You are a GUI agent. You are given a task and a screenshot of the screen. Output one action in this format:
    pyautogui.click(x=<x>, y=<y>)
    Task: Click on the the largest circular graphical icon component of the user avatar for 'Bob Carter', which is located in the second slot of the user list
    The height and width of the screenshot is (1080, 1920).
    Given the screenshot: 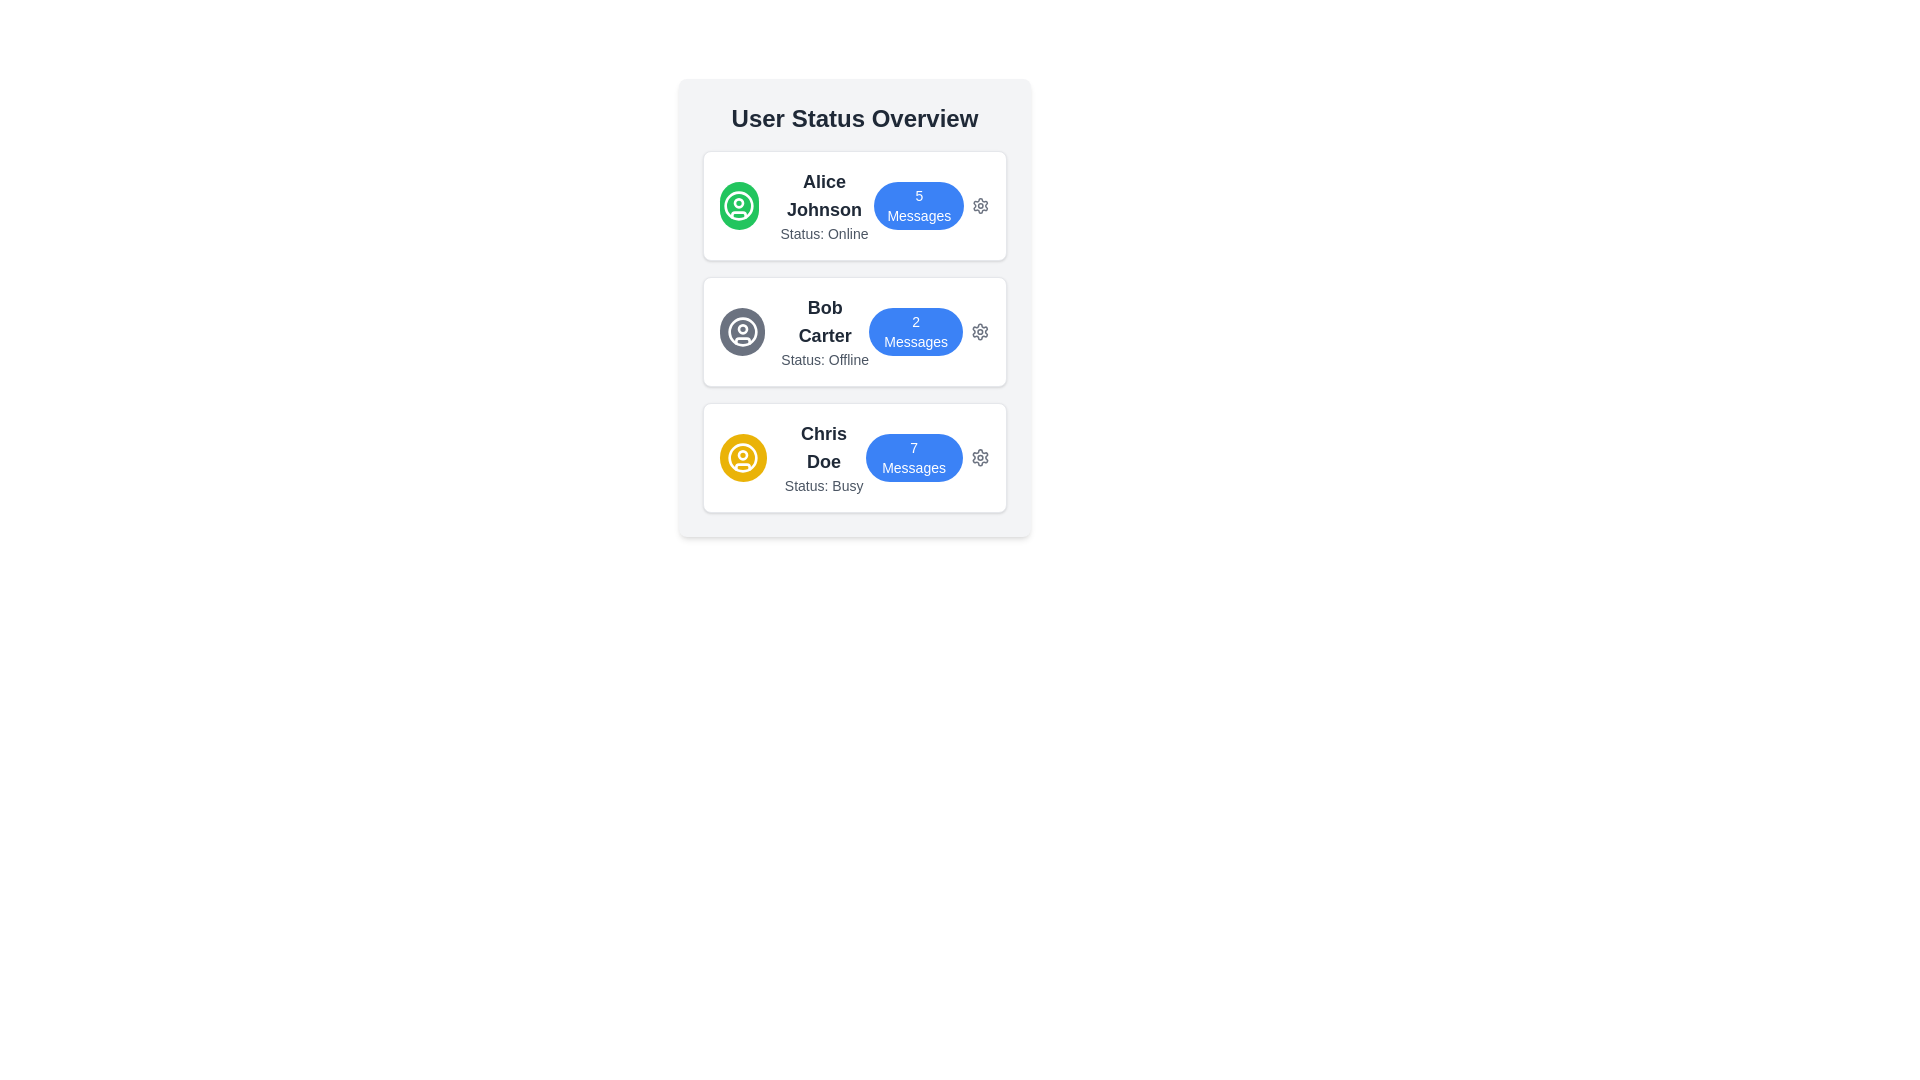 What is the action you would take?
    pyautogui.click(x=741, y=330)
    